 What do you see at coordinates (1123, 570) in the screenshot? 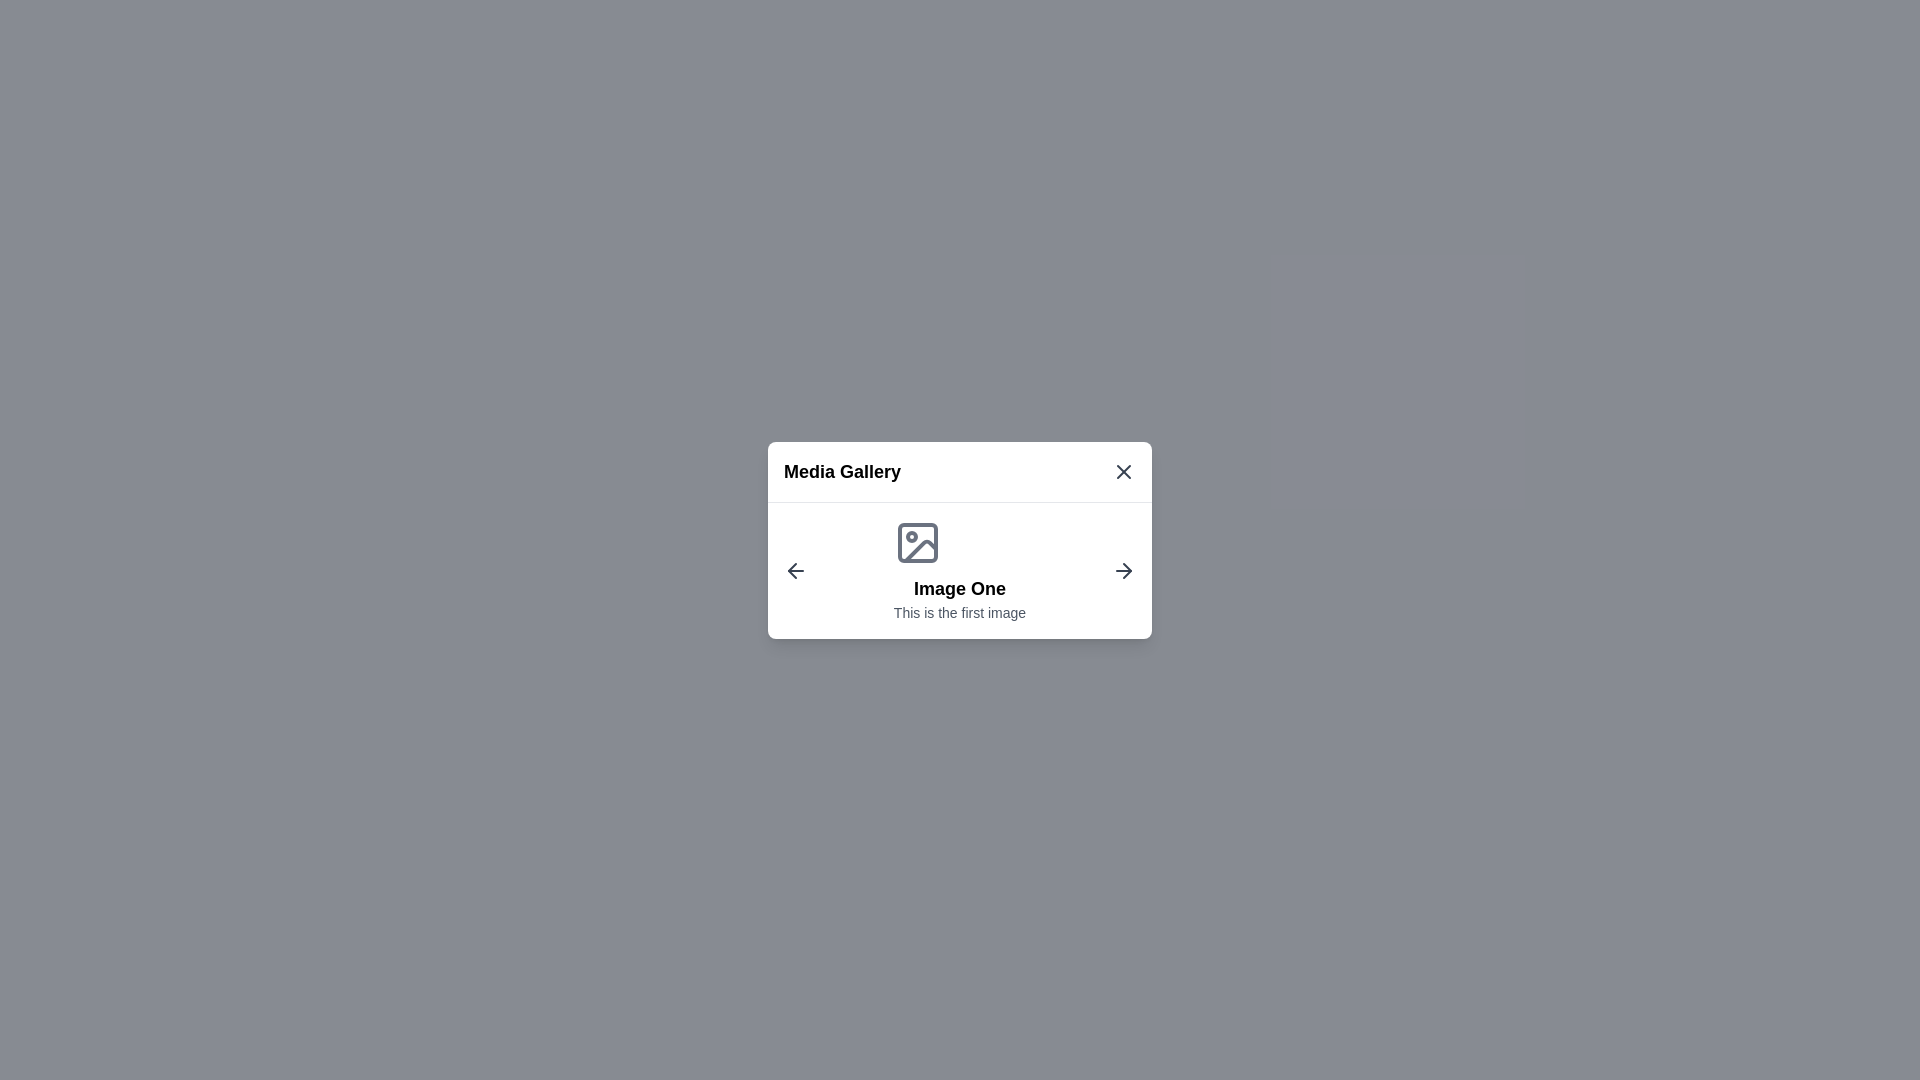
I see `the navigation button in the 'Media Gallery' popup to move to the next image` at bounding box center [1123, 570].